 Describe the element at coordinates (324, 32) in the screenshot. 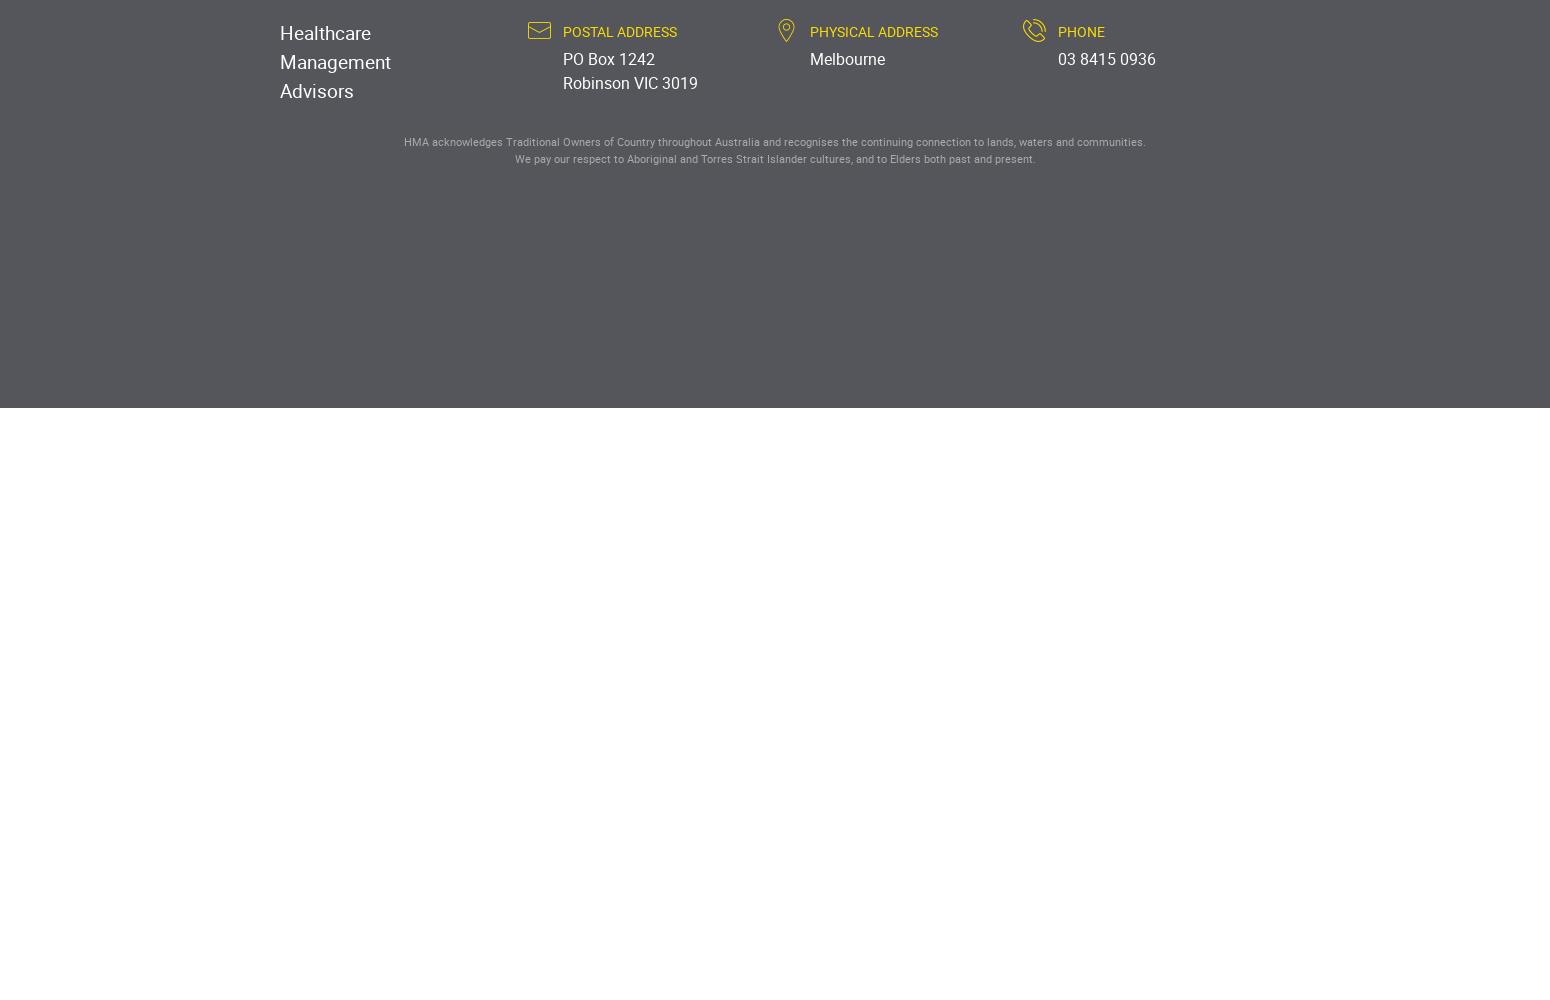

I see `'Healthcare'` at that location.